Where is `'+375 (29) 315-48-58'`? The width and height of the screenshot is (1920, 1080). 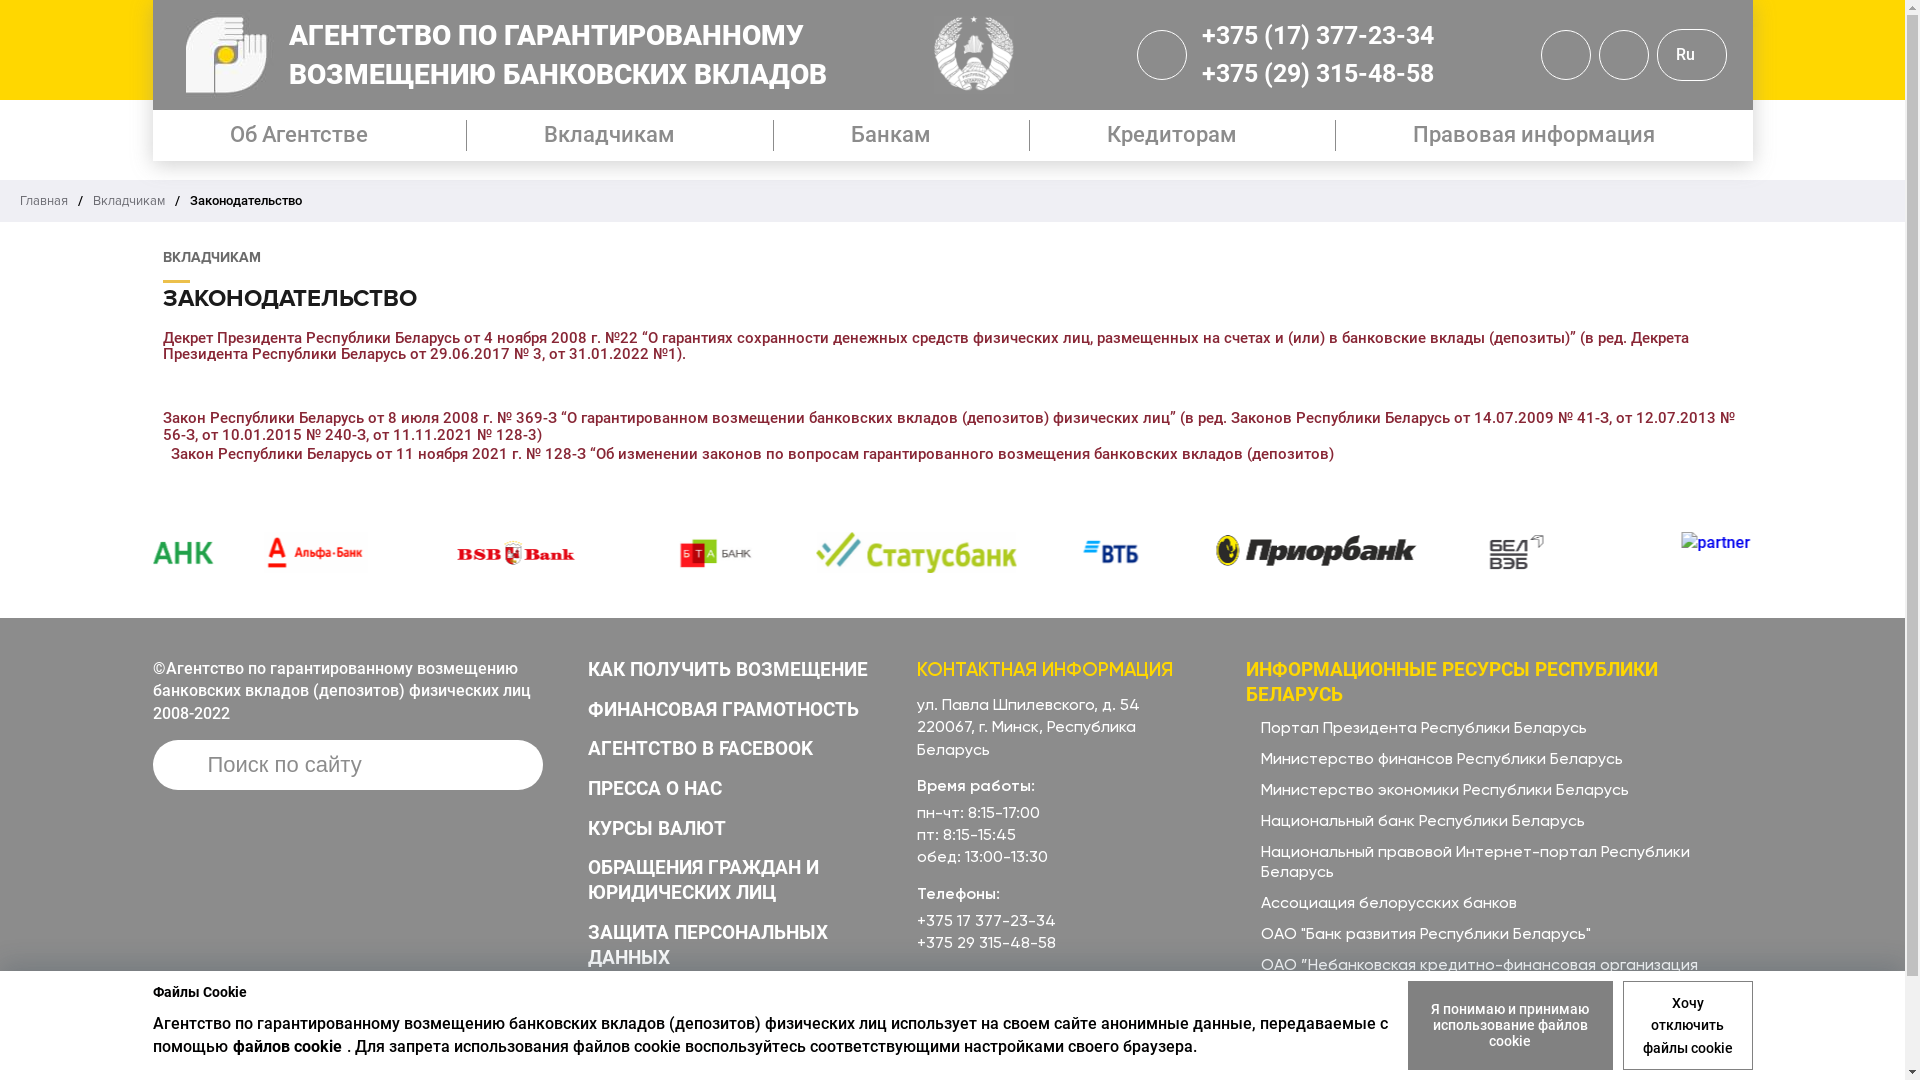 '+375 (29) 315-48-58' is located at coordinates (1200, 73).